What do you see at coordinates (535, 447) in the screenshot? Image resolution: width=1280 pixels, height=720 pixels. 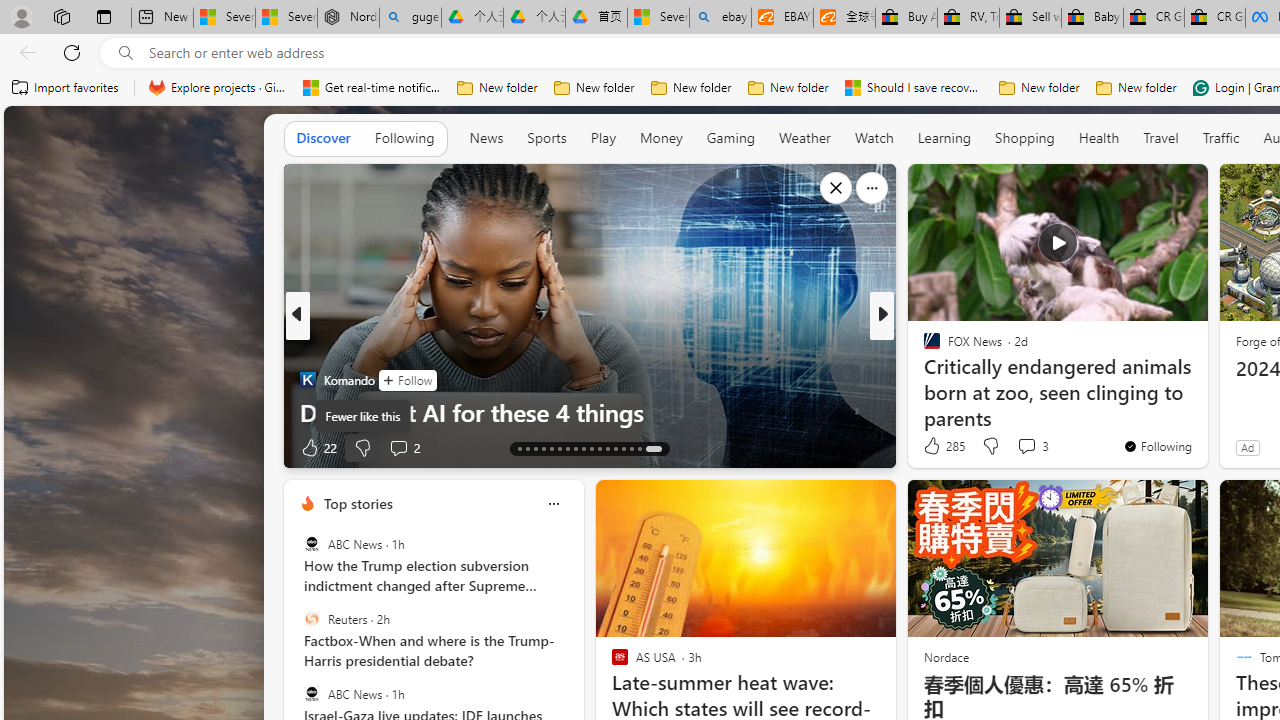 I see `'AutomationID: tab-15'` at bounding box center [535, 447].